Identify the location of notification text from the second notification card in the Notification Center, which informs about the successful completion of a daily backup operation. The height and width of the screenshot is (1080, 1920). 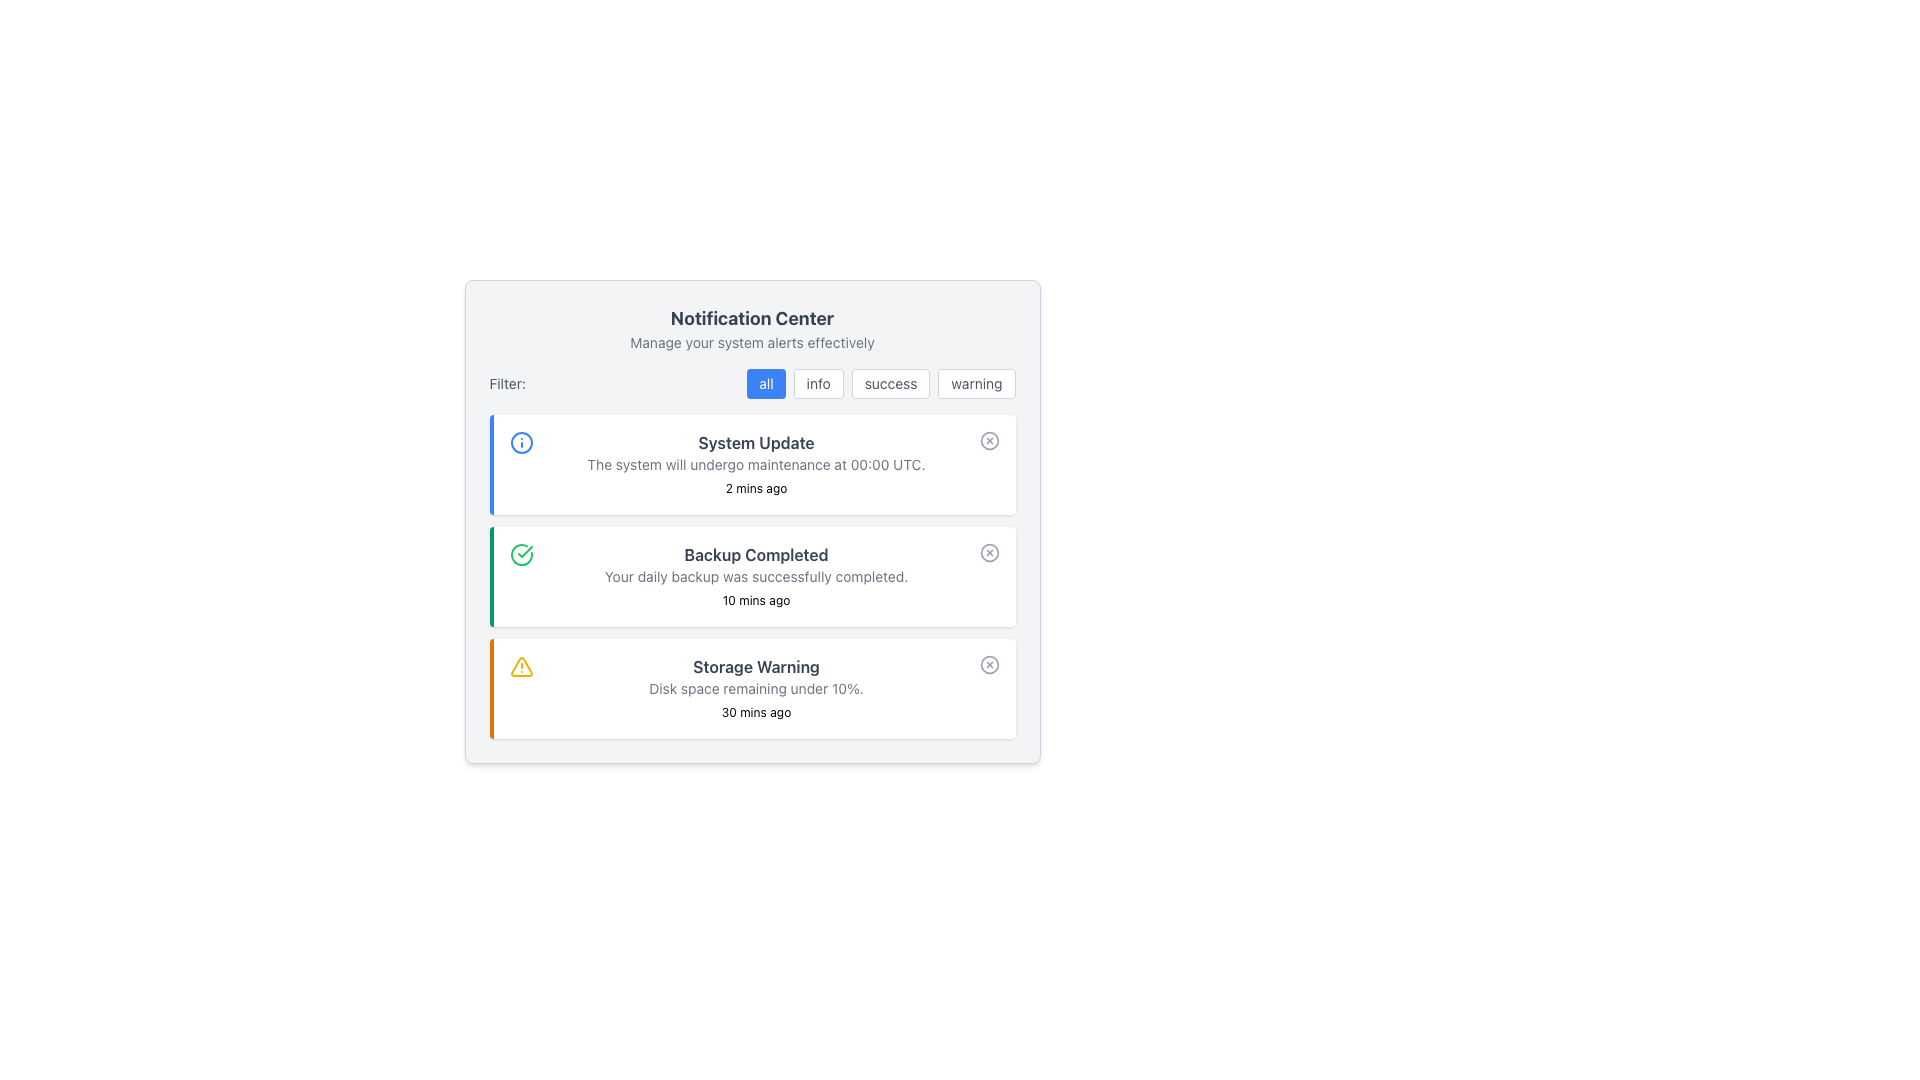
(751, 577).